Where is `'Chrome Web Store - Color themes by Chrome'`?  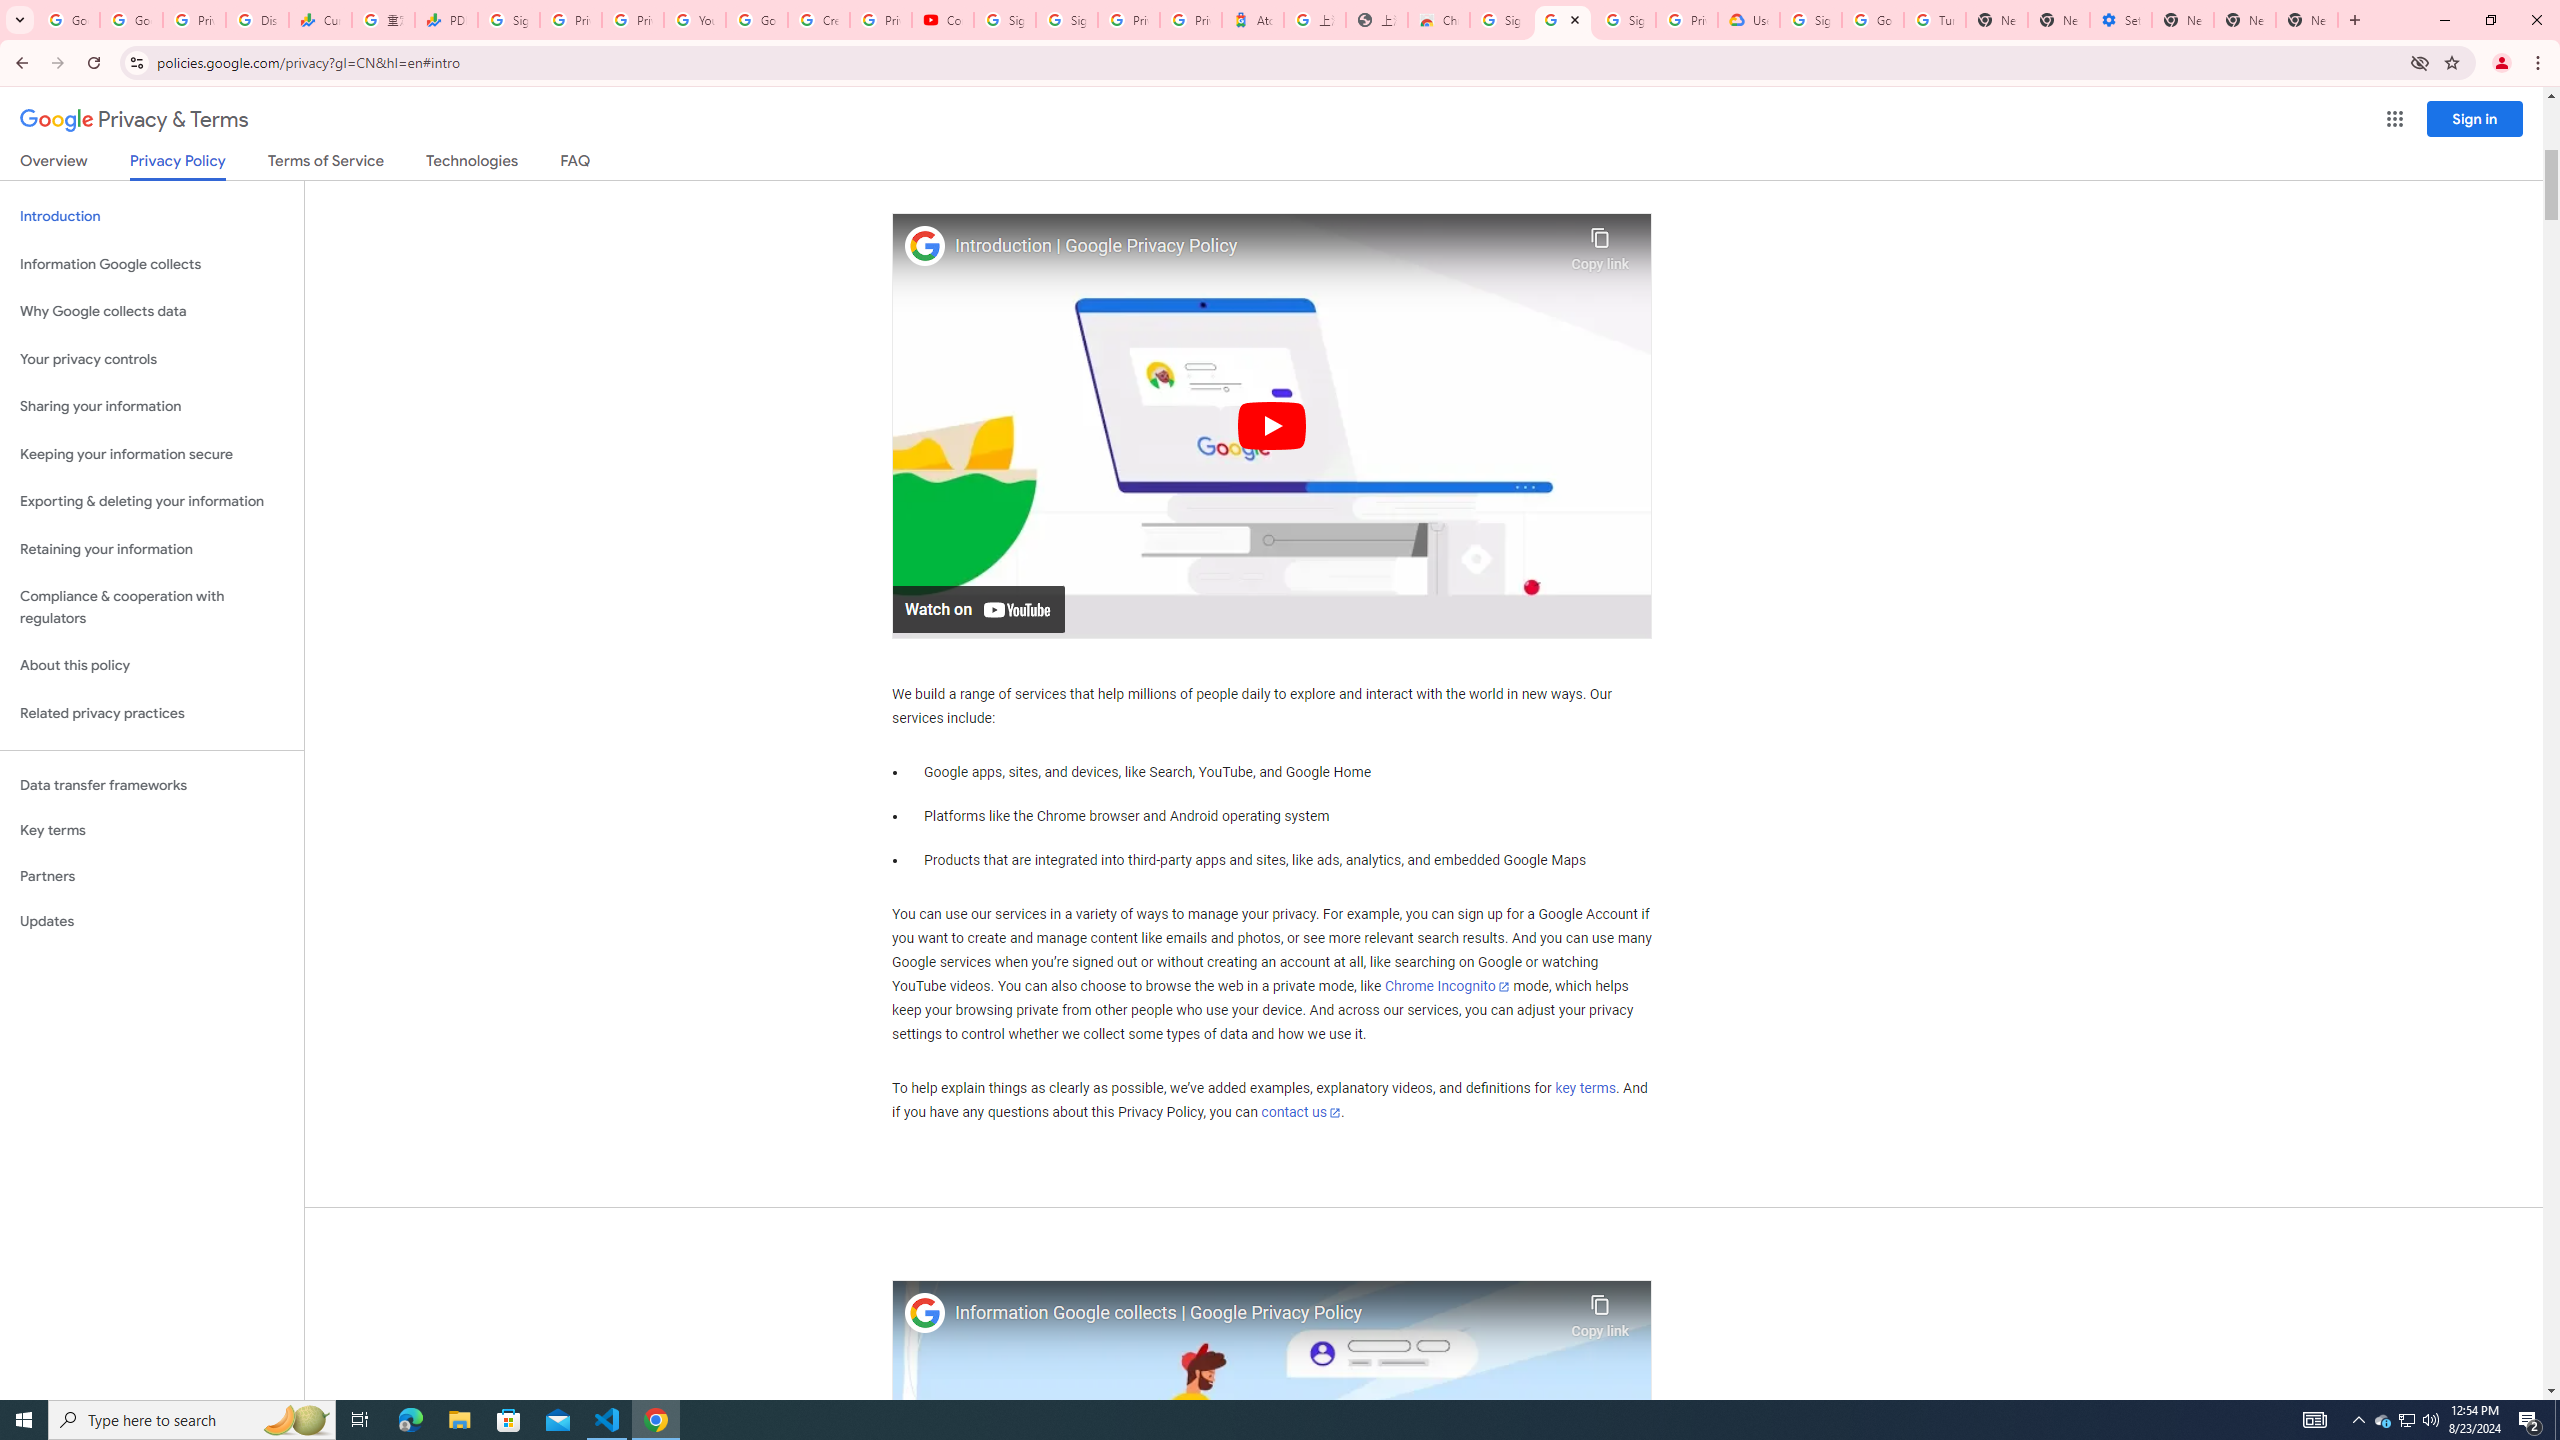 'Chrome Web Store - Color themes by Chrome' is located at coordinates (1438, 19).